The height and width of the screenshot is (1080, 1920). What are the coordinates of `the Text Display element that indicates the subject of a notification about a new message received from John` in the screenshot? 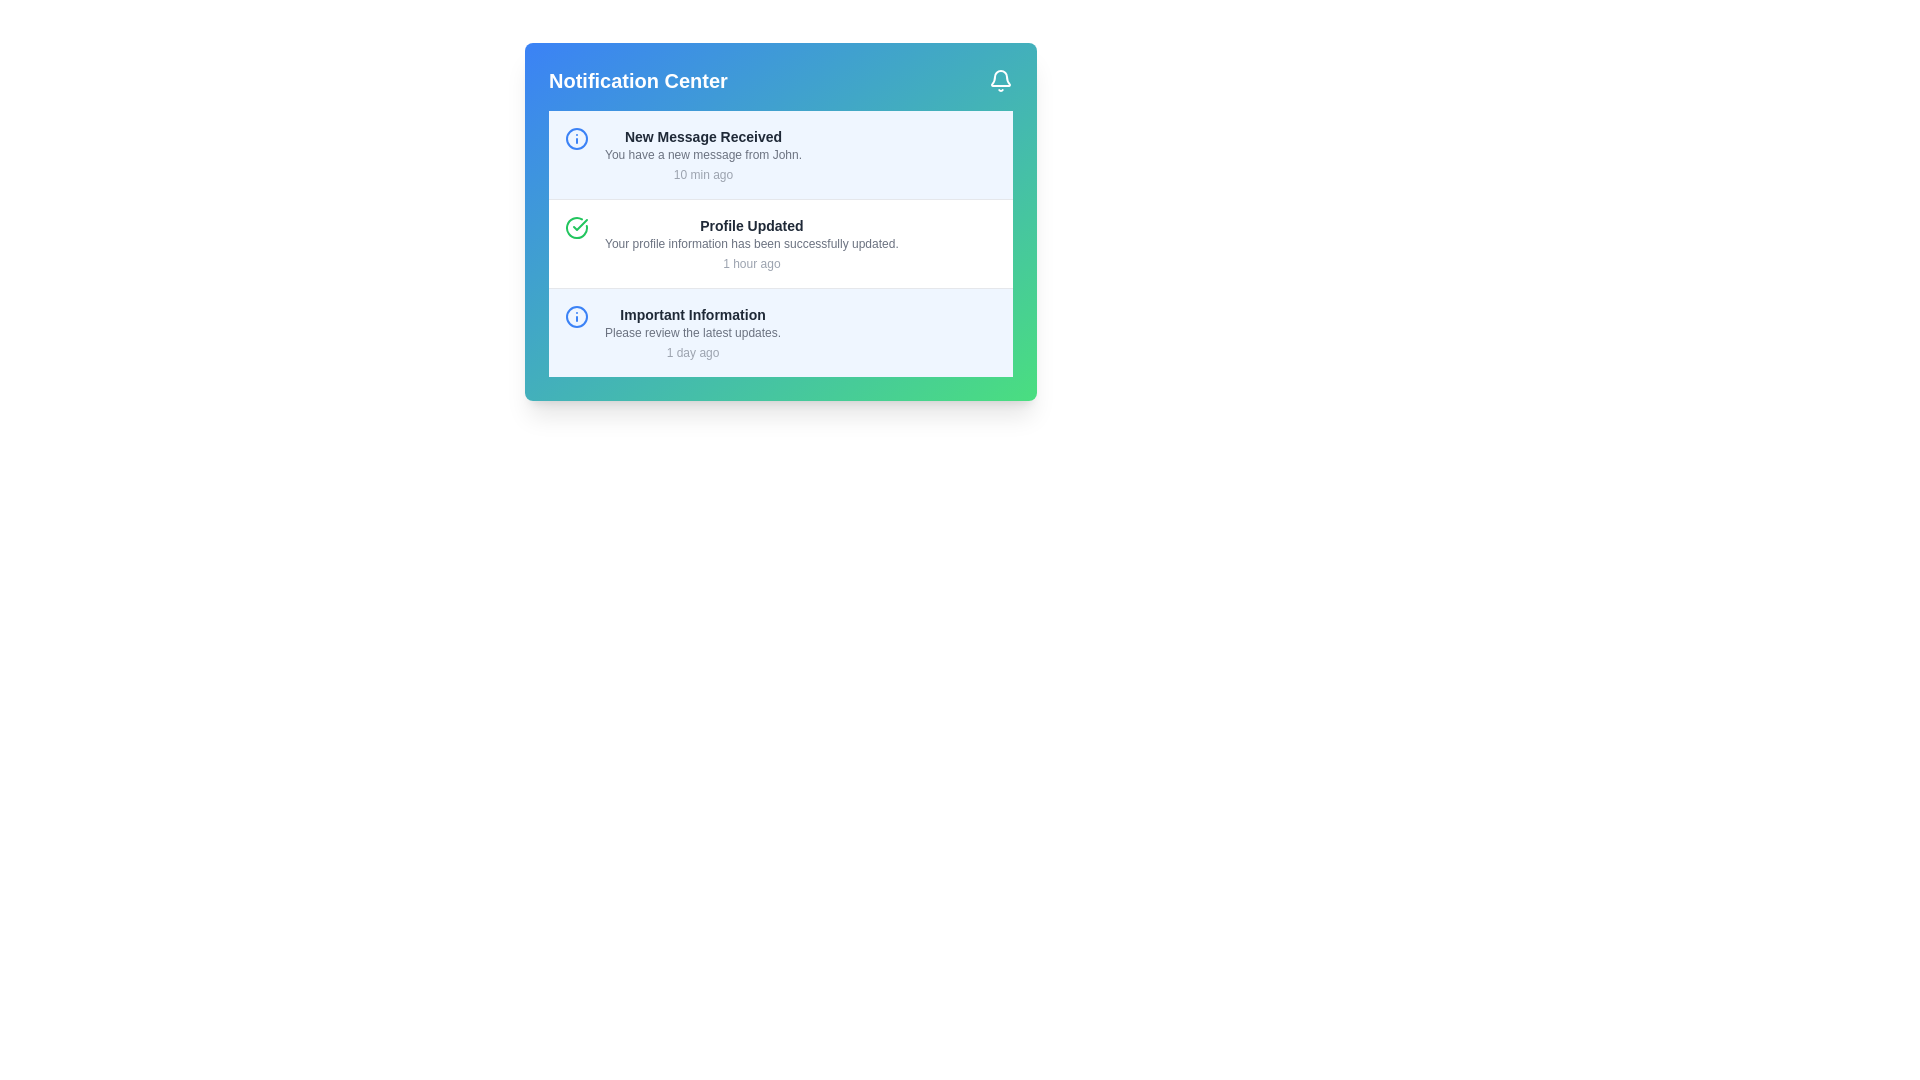 It's located at (703, 136).